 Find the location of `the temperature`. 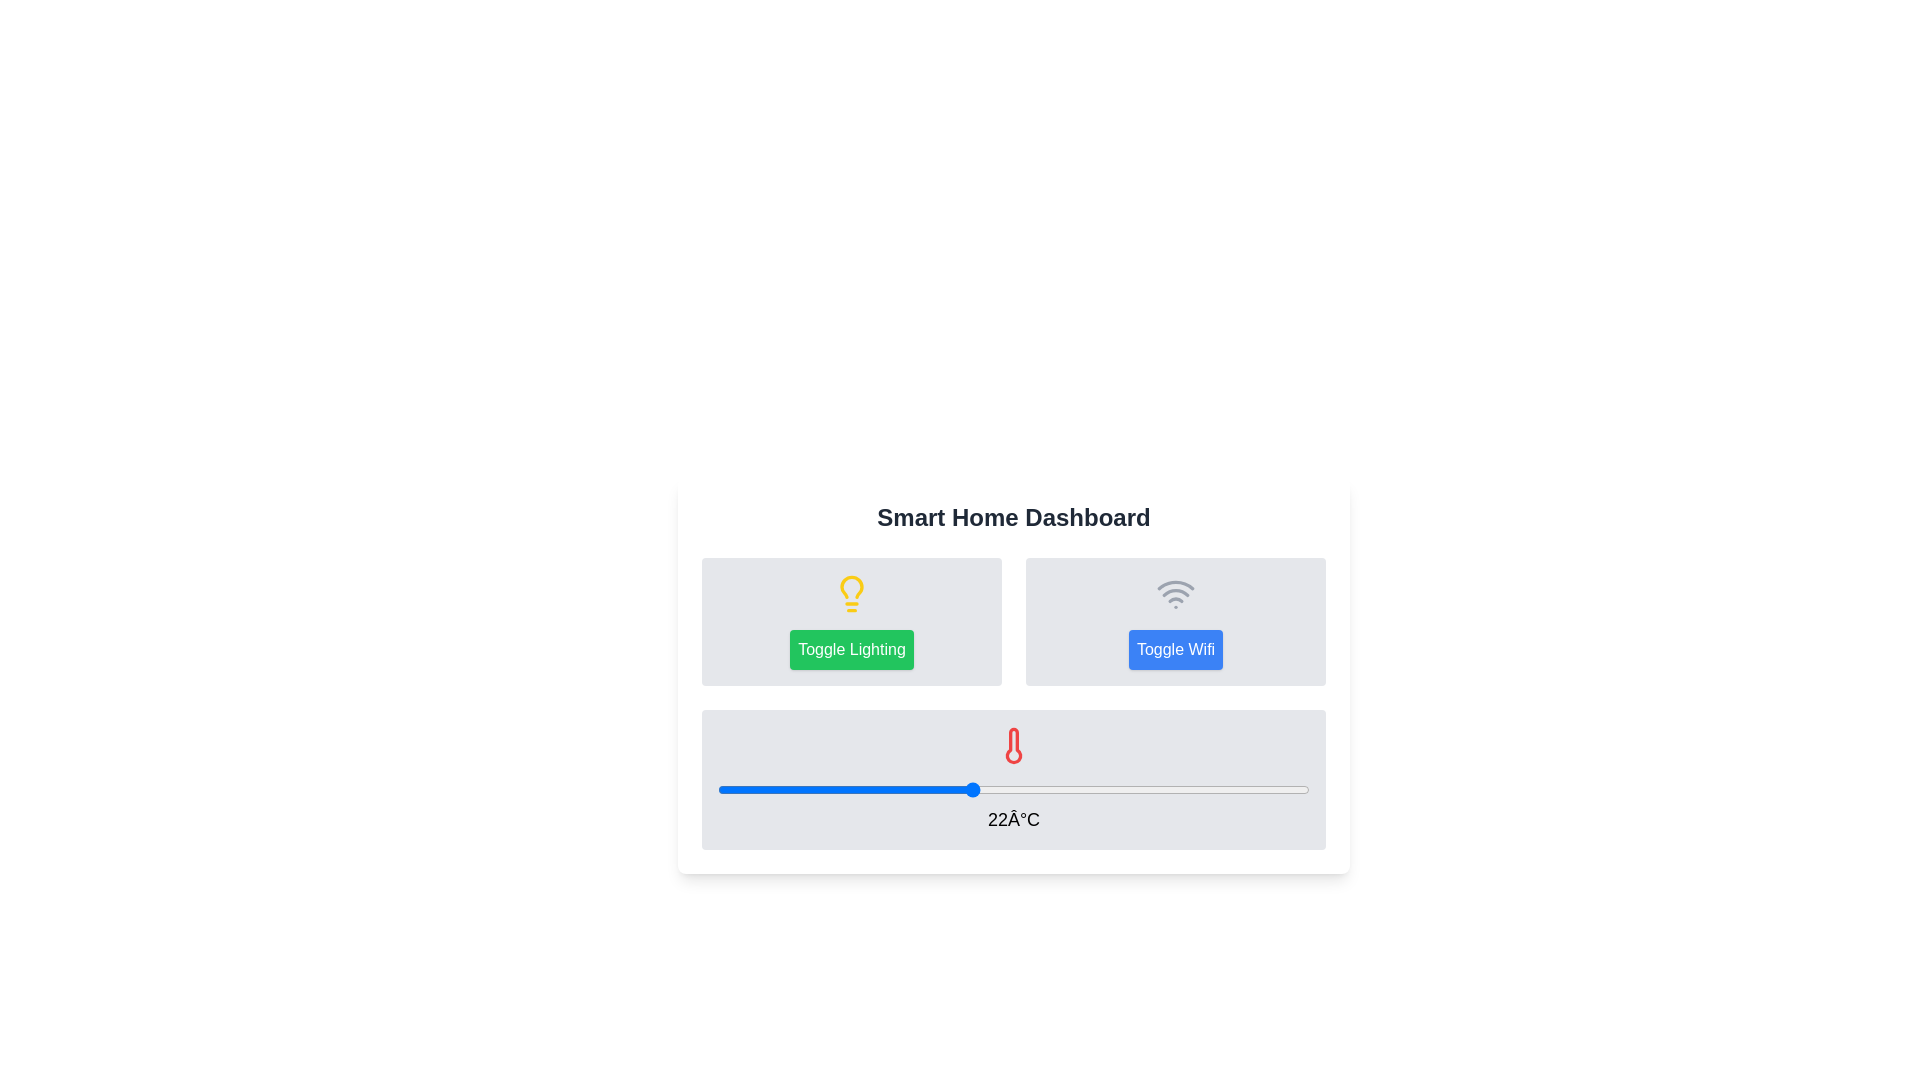

the temperature is located at coordinates (802, 789).